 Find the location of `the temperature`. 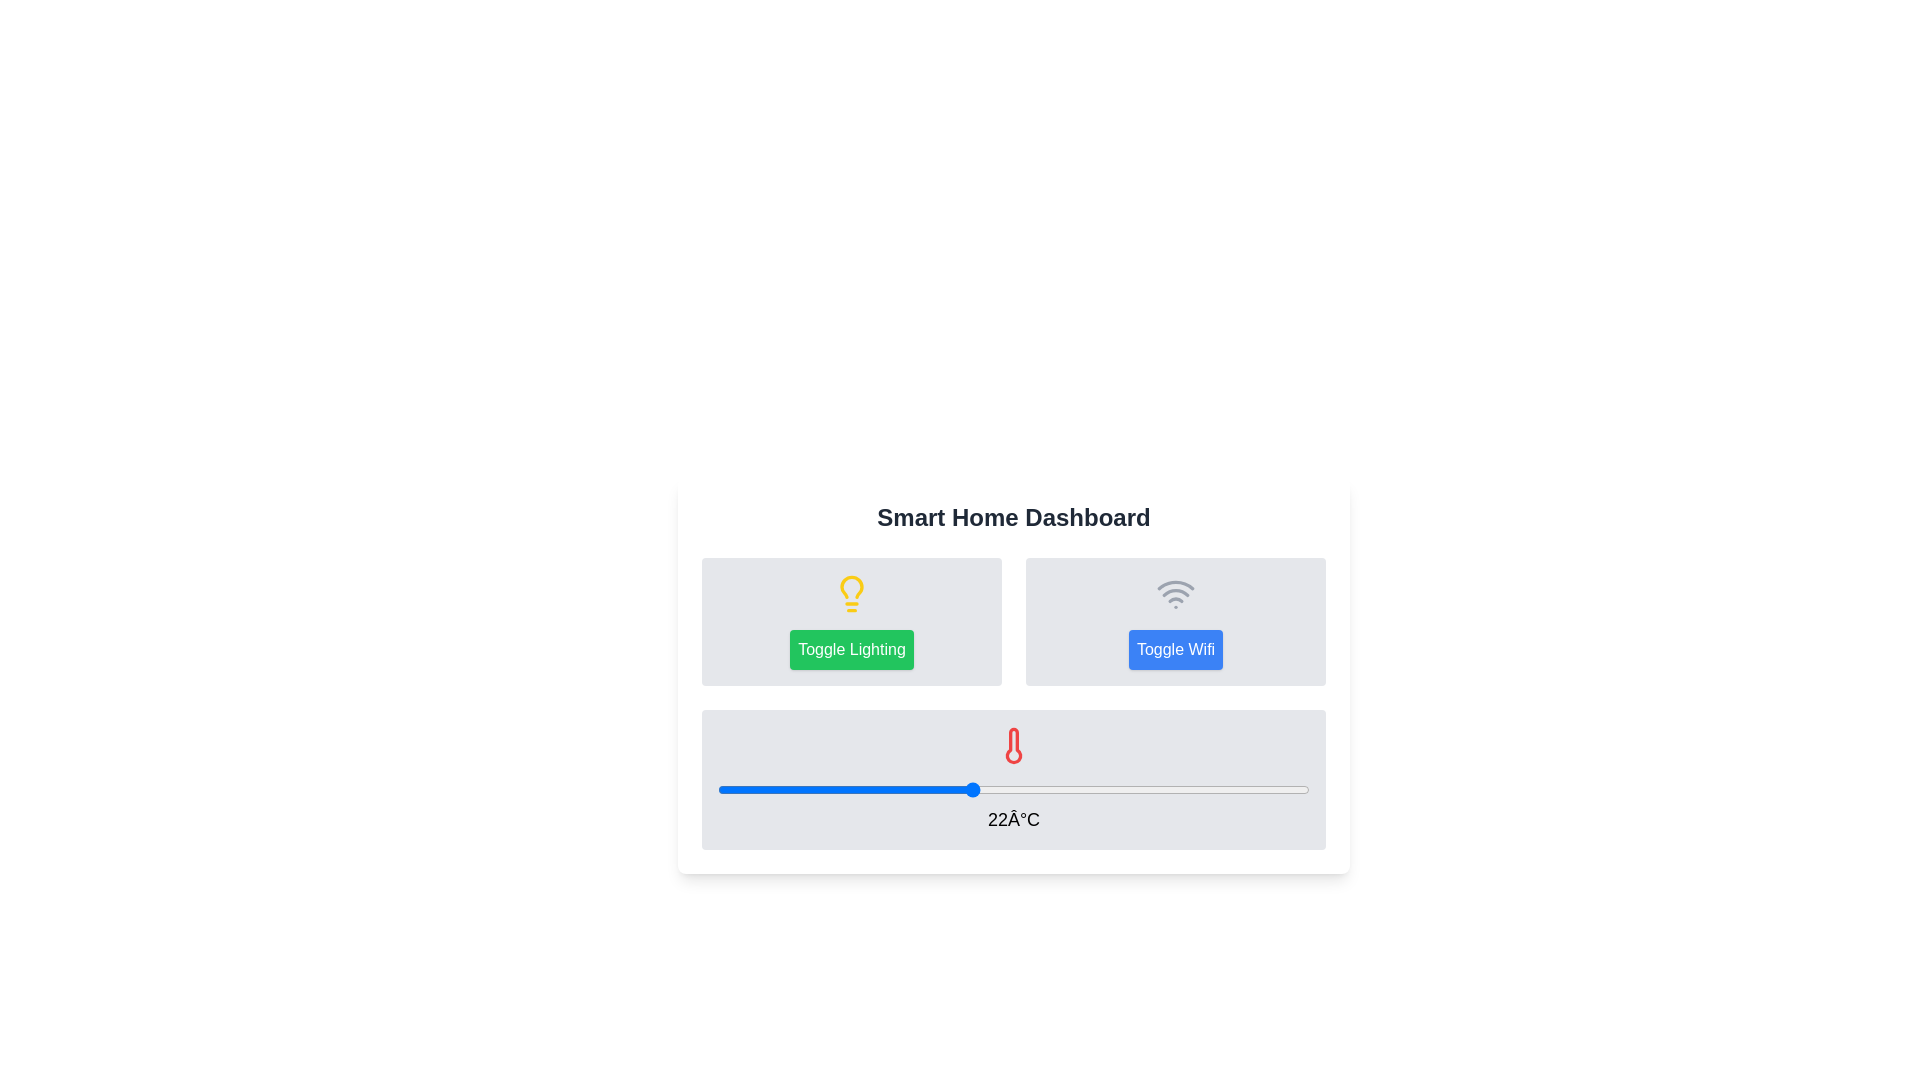

the temperature is located at coordinates (802, 789).